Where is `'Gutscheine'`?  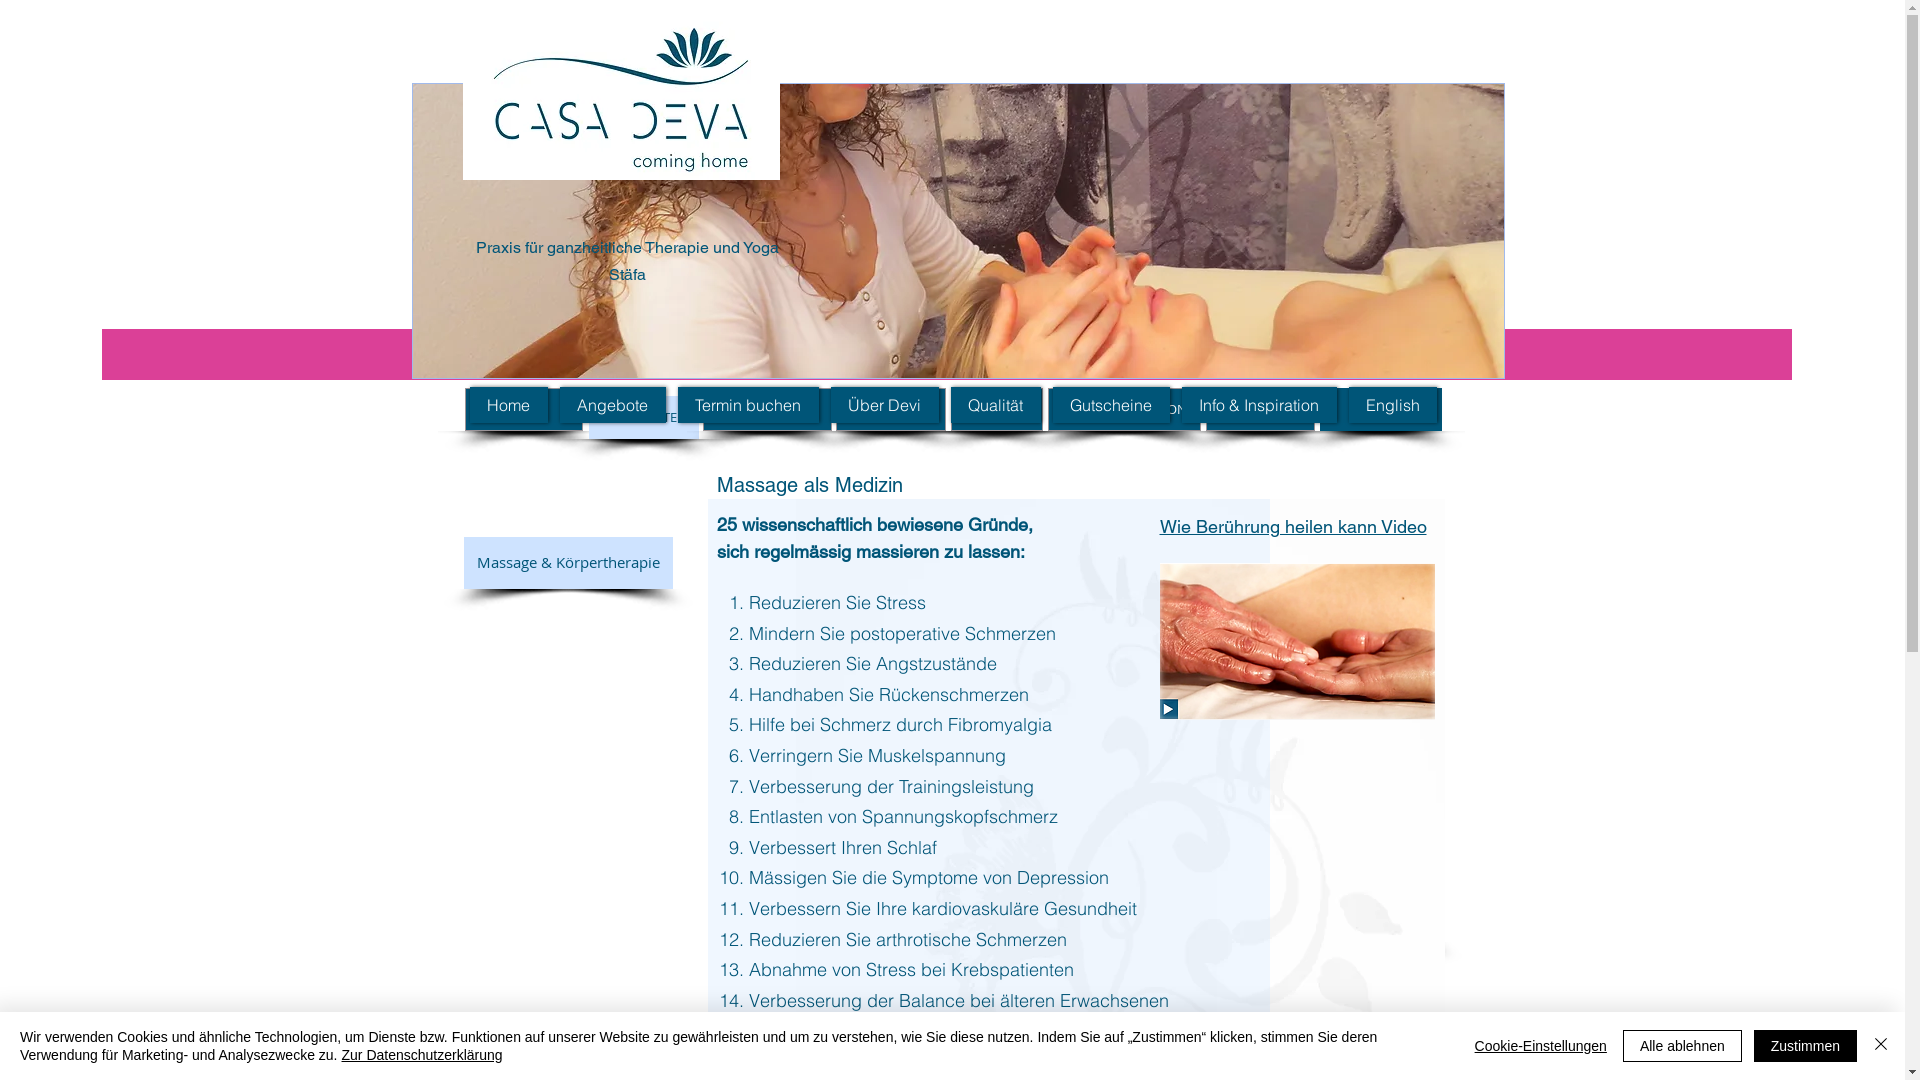 'Gutscheine' is located at coordinates (1050, 405).